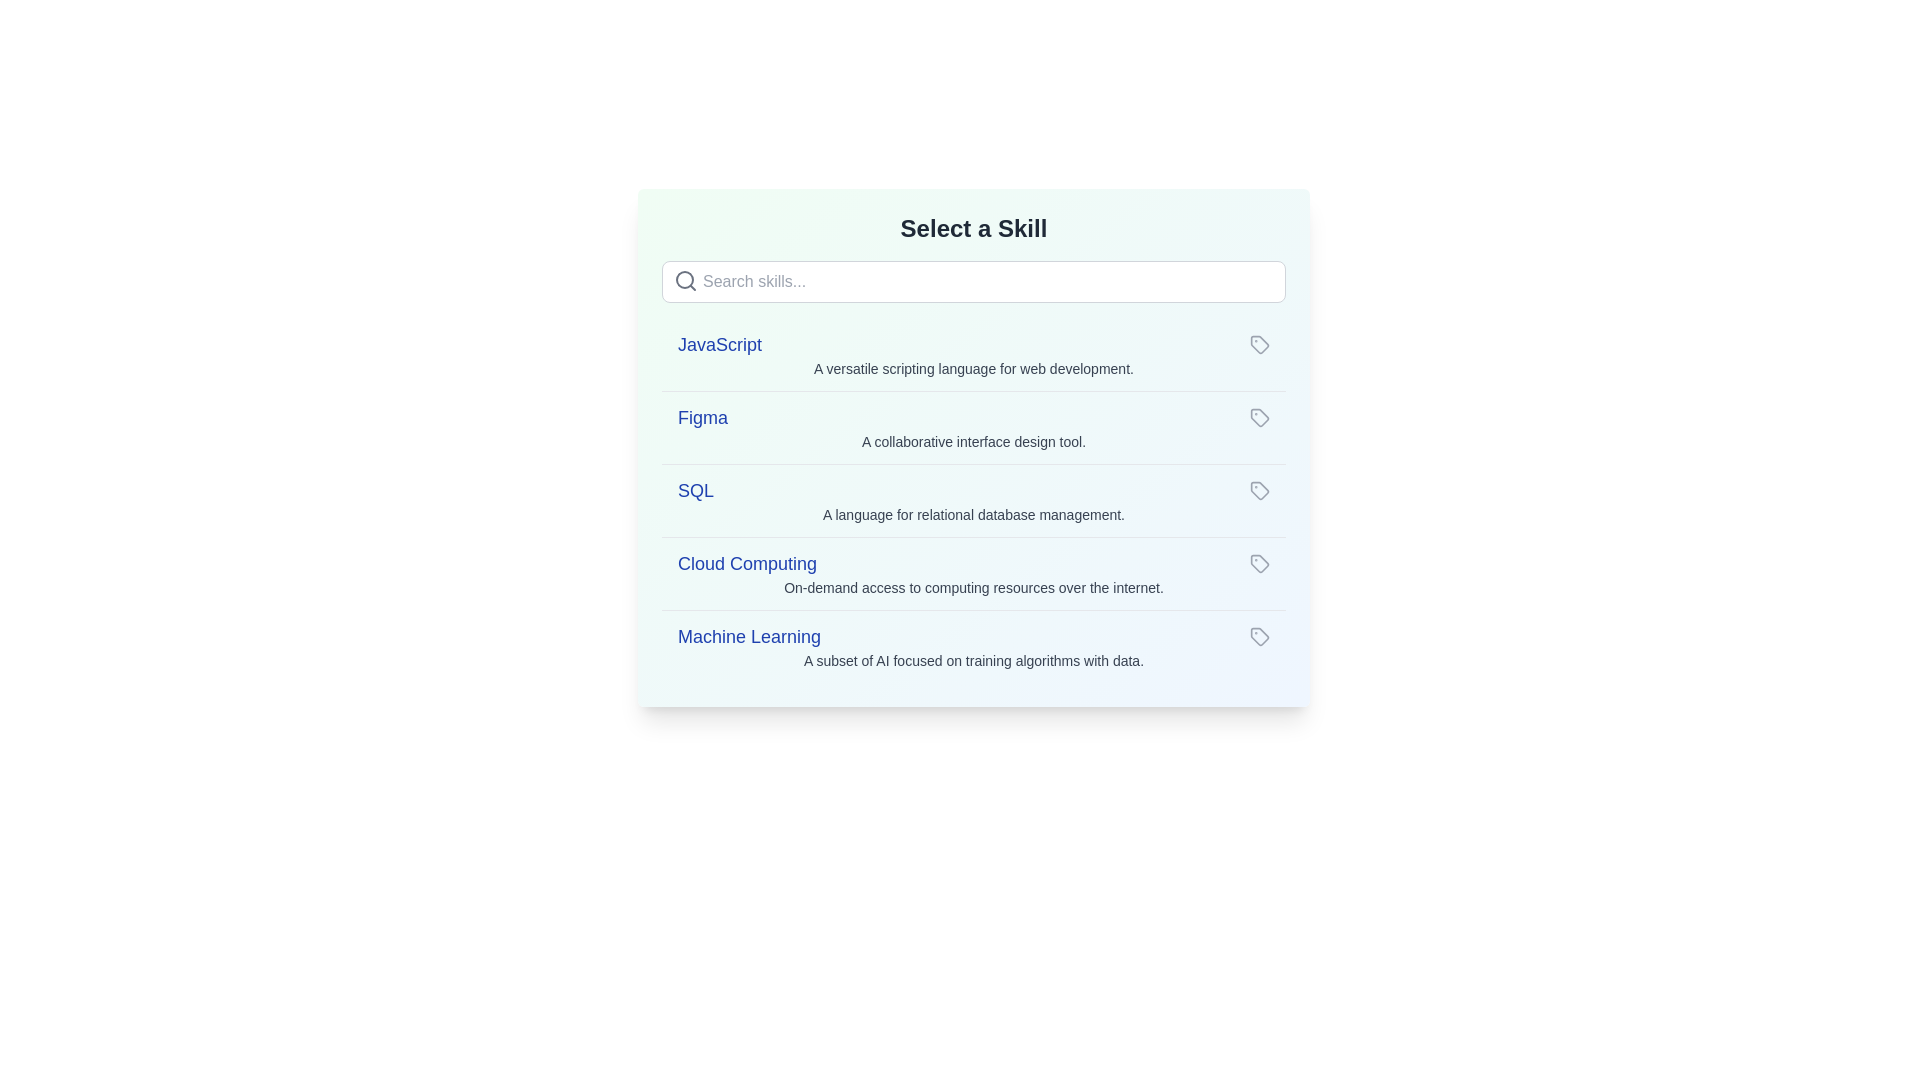  I want to click on the descriptive subtext text label located below the 'Cloud Computing' heading, which provides additional details about the purpose of this option, so click(974, 586).